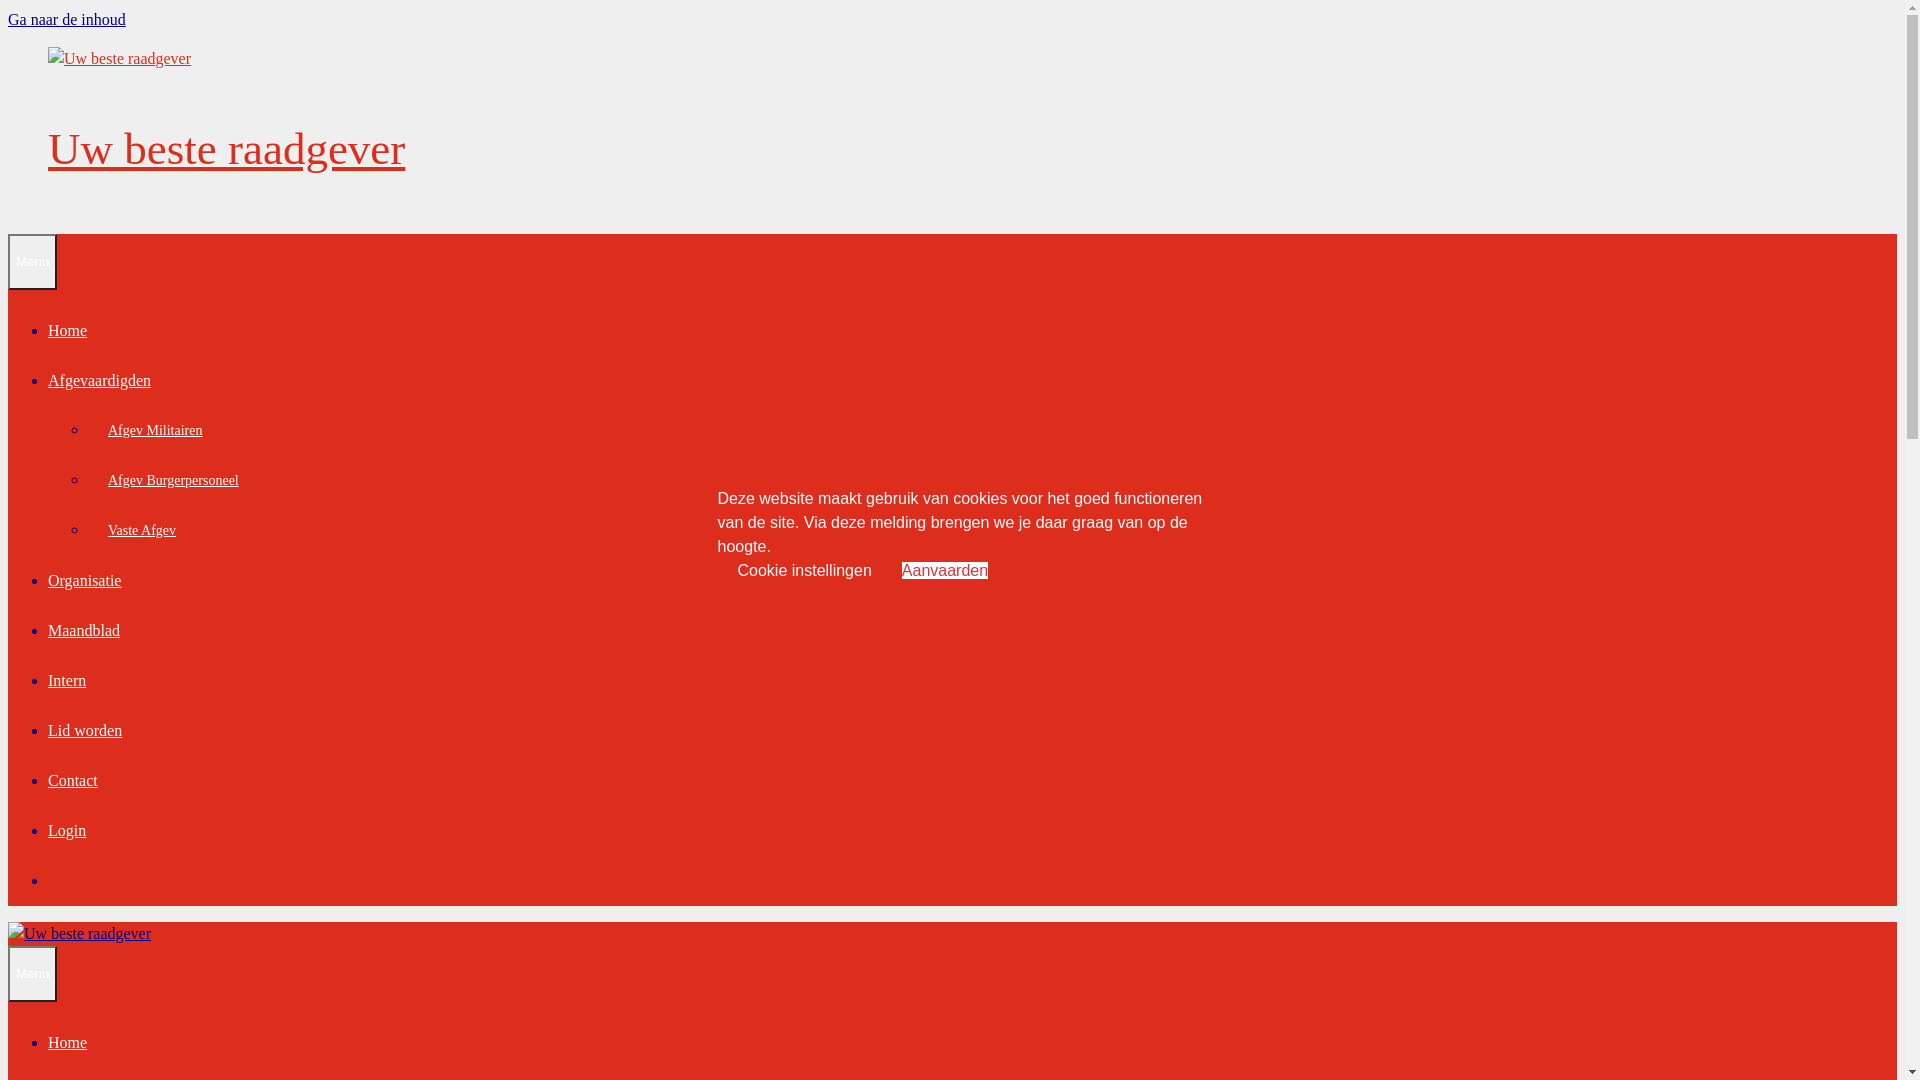 The width and height of the screenshot is (1920, 1080). What do you see at coordinates (98, 380) in the screenshot?
I see `'Afgevaardigden'` at bounding box center [98, 380].